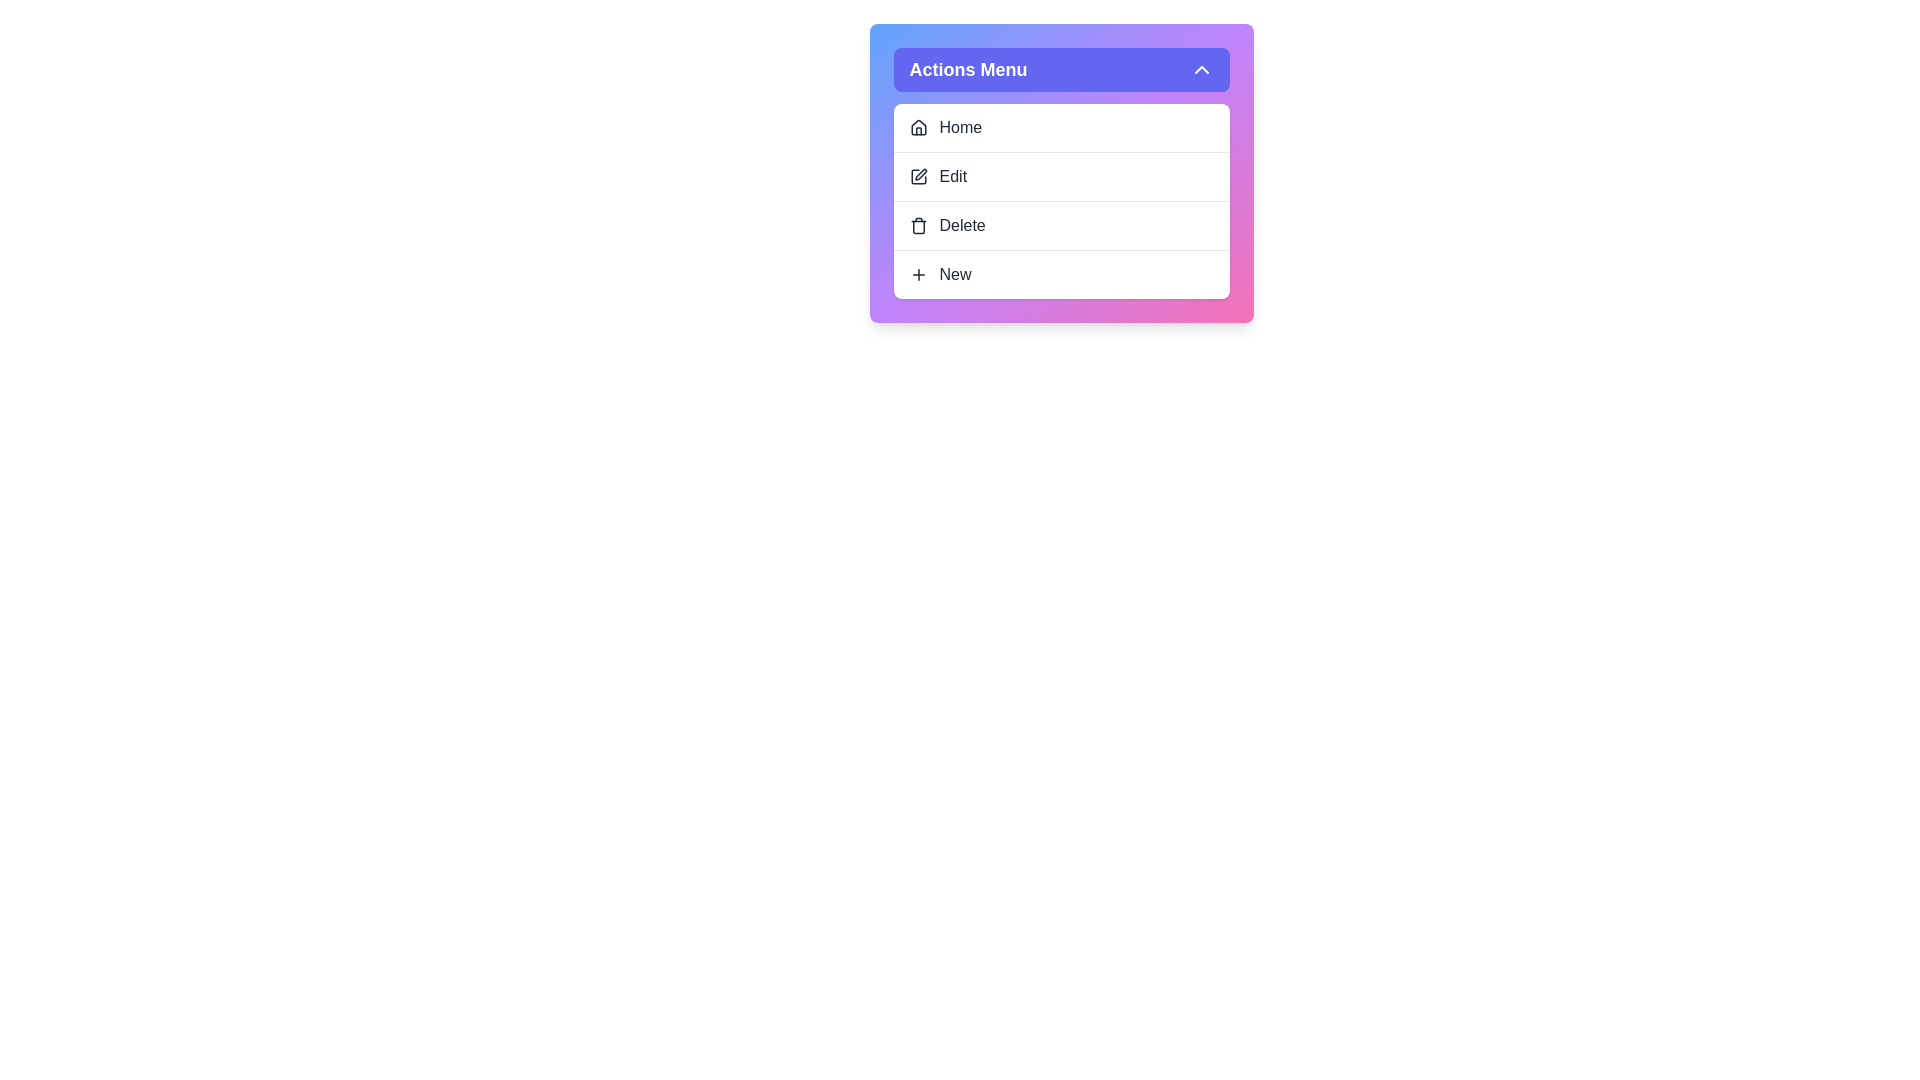 Image resolution: width=1920 pixels, height=1080 pixels. What do you see at coordinates (1060, 274) in the screenshot?
I see `the menu item New from the dropdown menu` at bounding box center [1060, 274].